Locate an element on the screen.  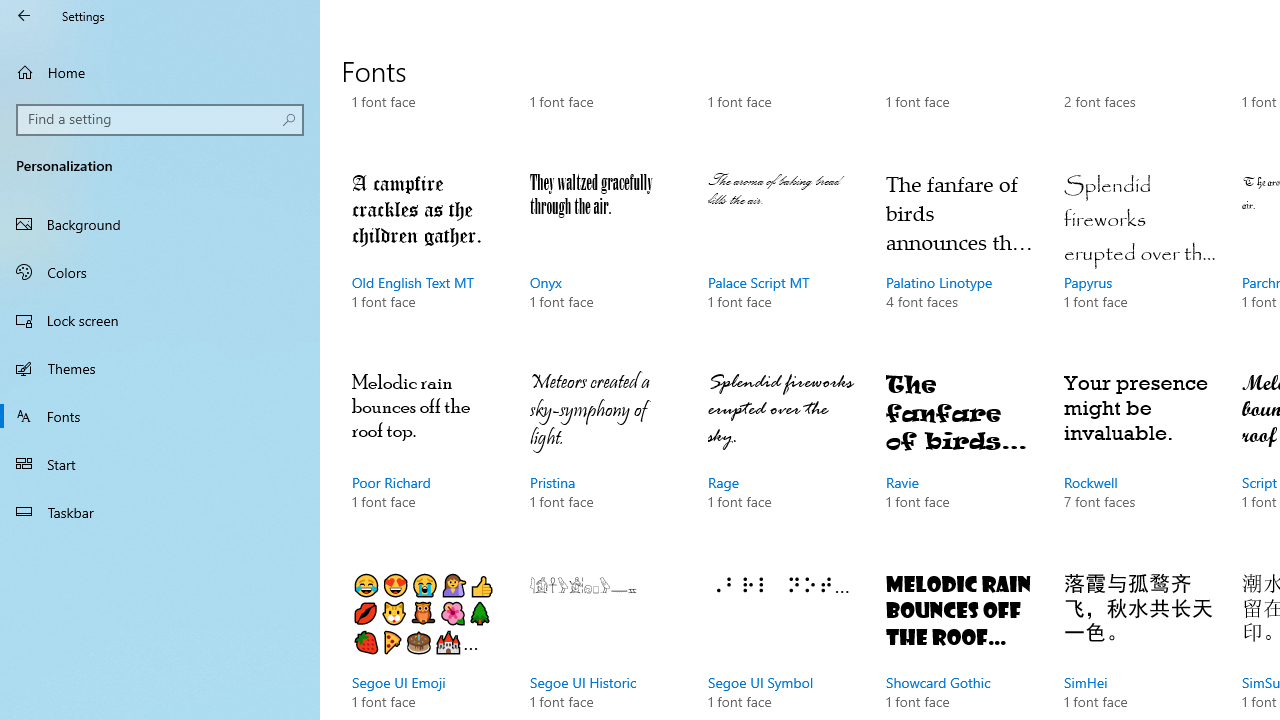
'Lock screen' is located at coordinates (160, 319).